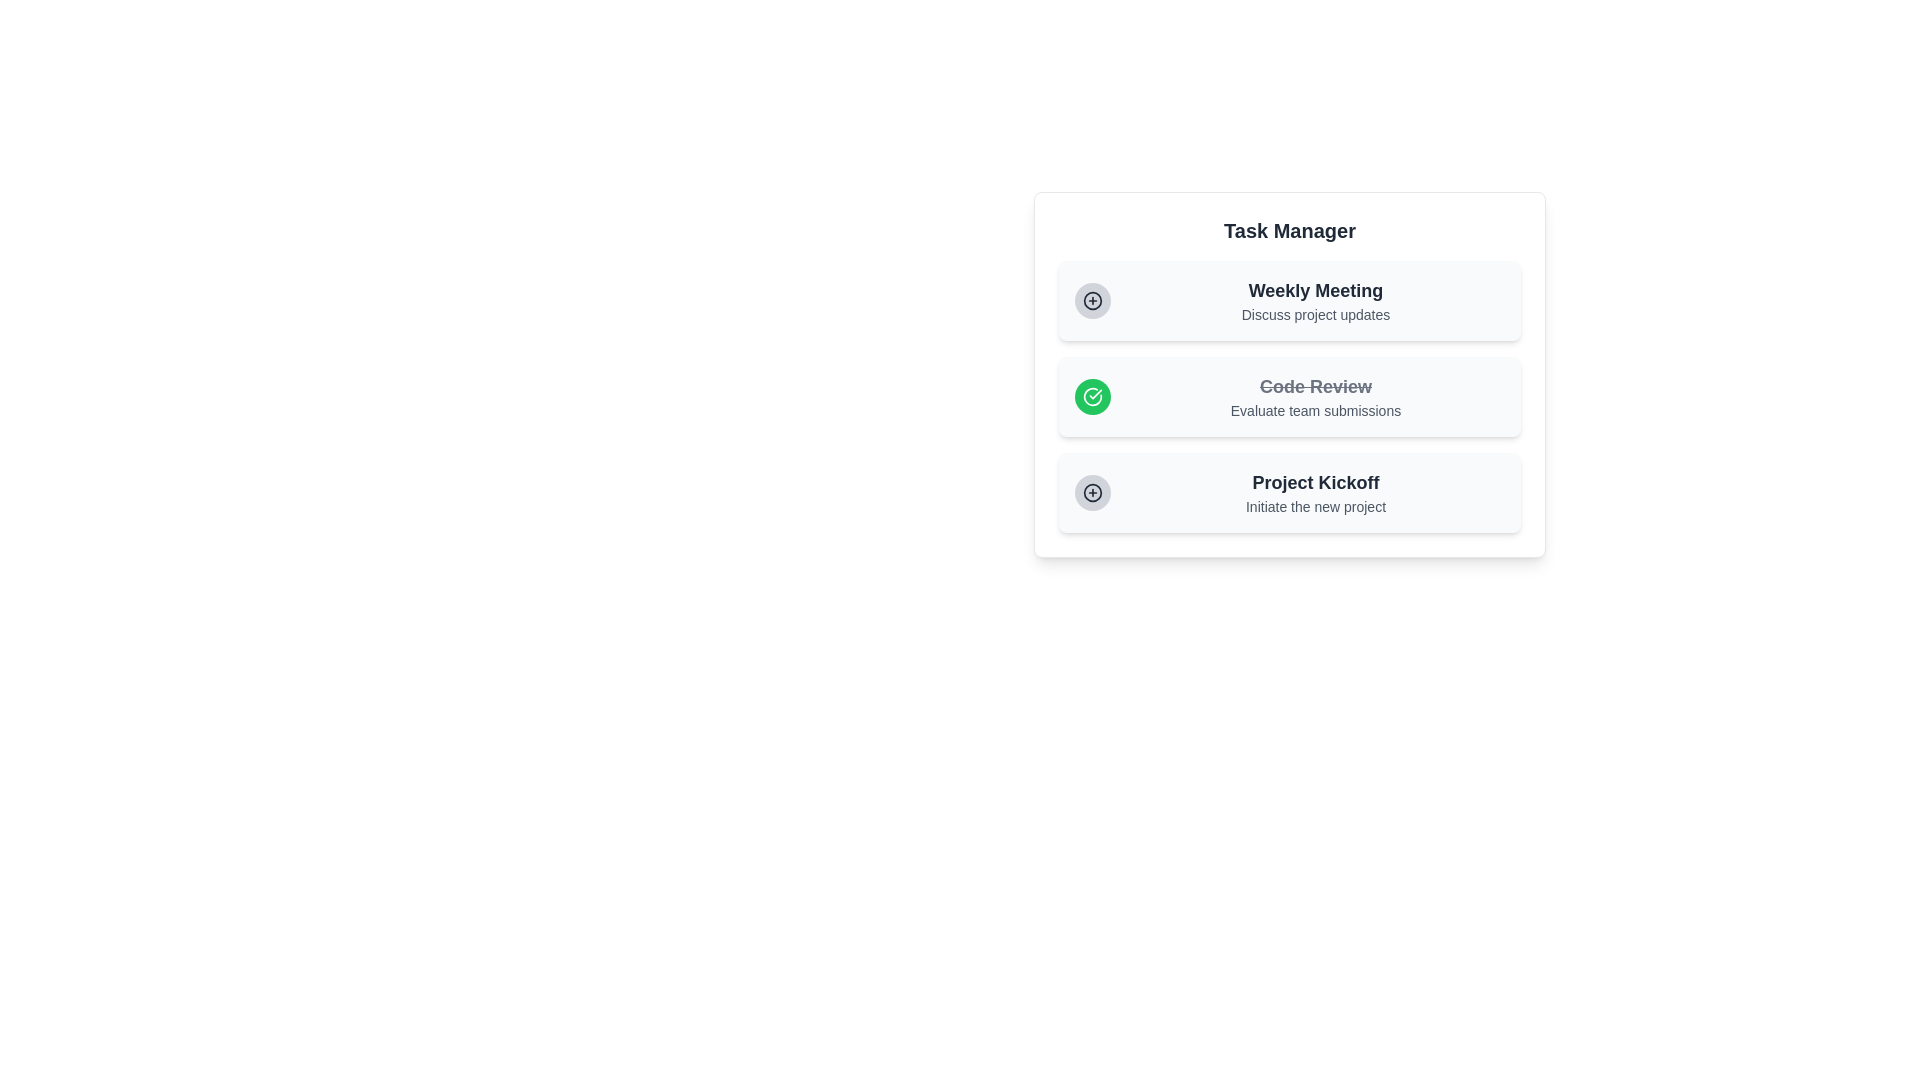 This screenshot has width=1920, height=1080. I want to click on text content of the label displaying 'Discuss project updates', which is styled in gray and positioned below 'Weekly Meeting' in the Task Manager interface, so click(1315, 315).